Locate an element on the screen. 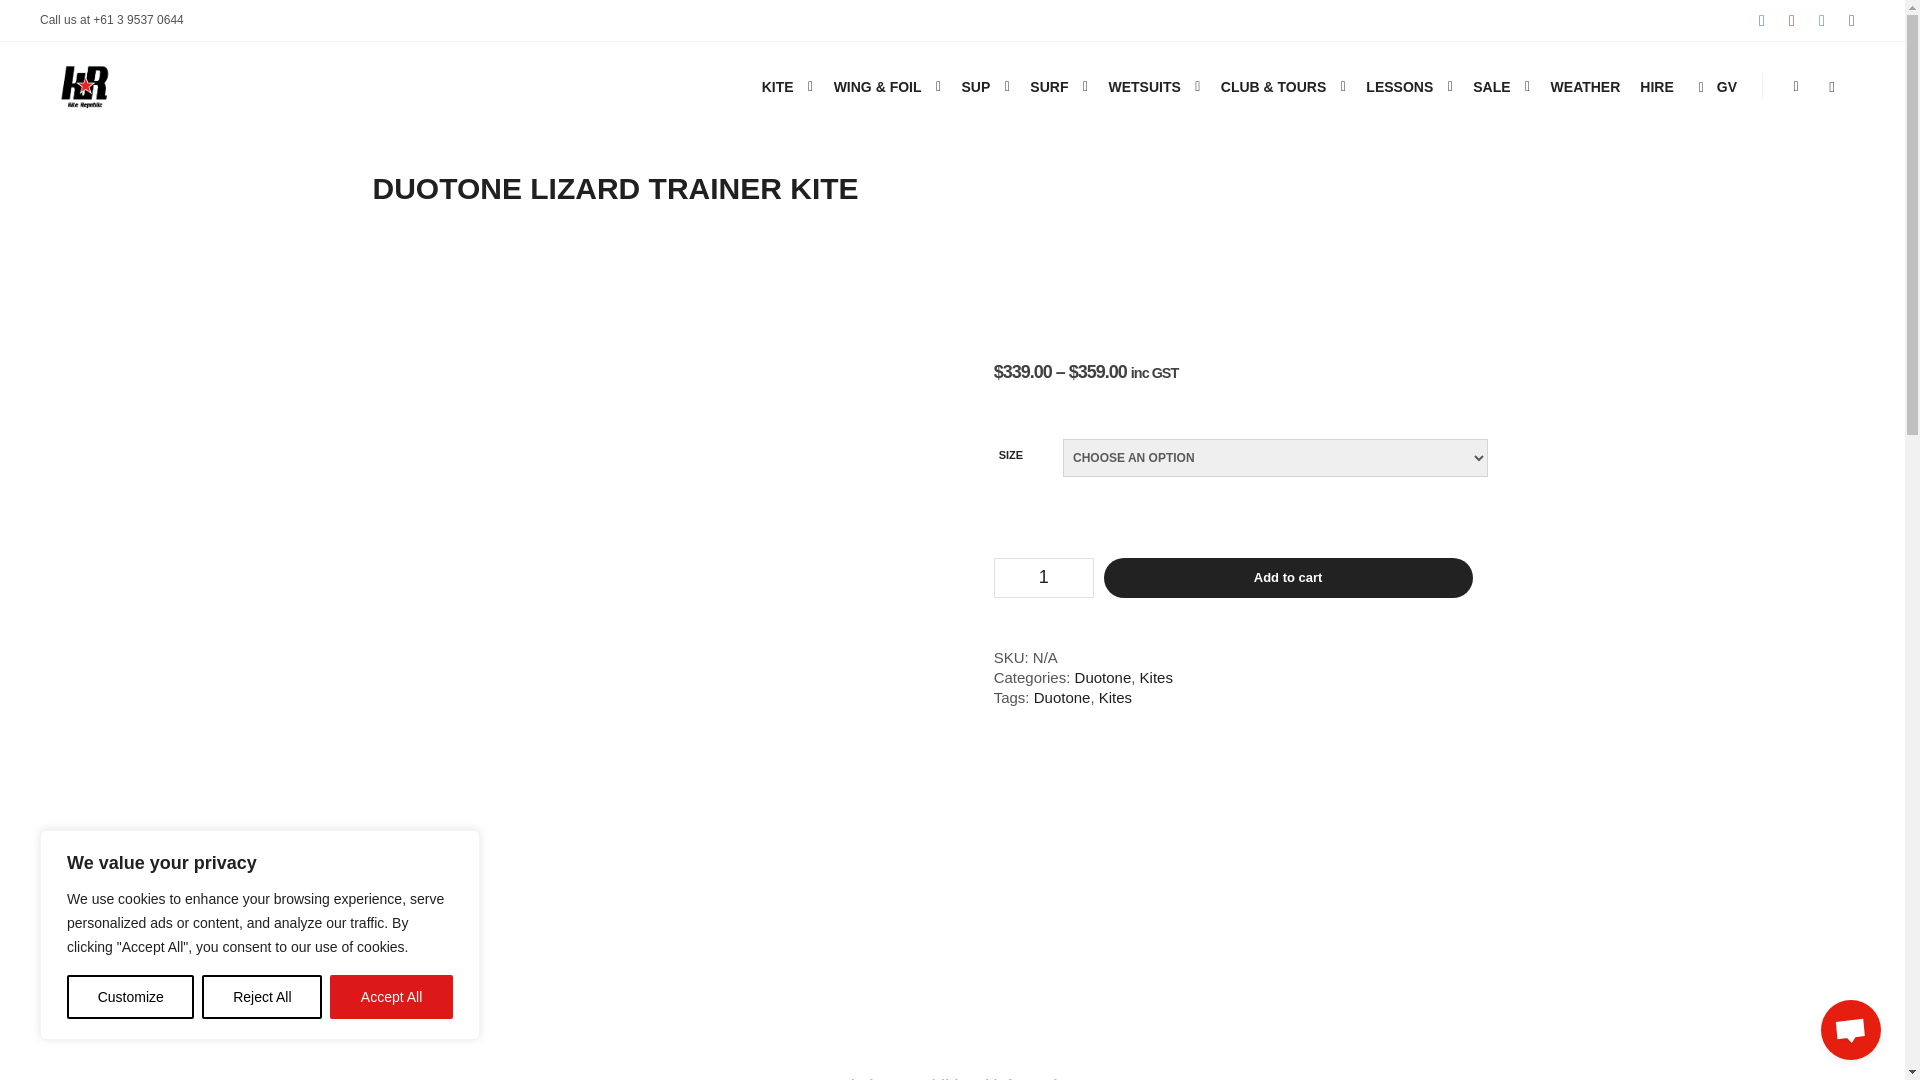 This screenshot has height=1080, width=1920. 'Add to cart' is located at coordinates (1288, 578).